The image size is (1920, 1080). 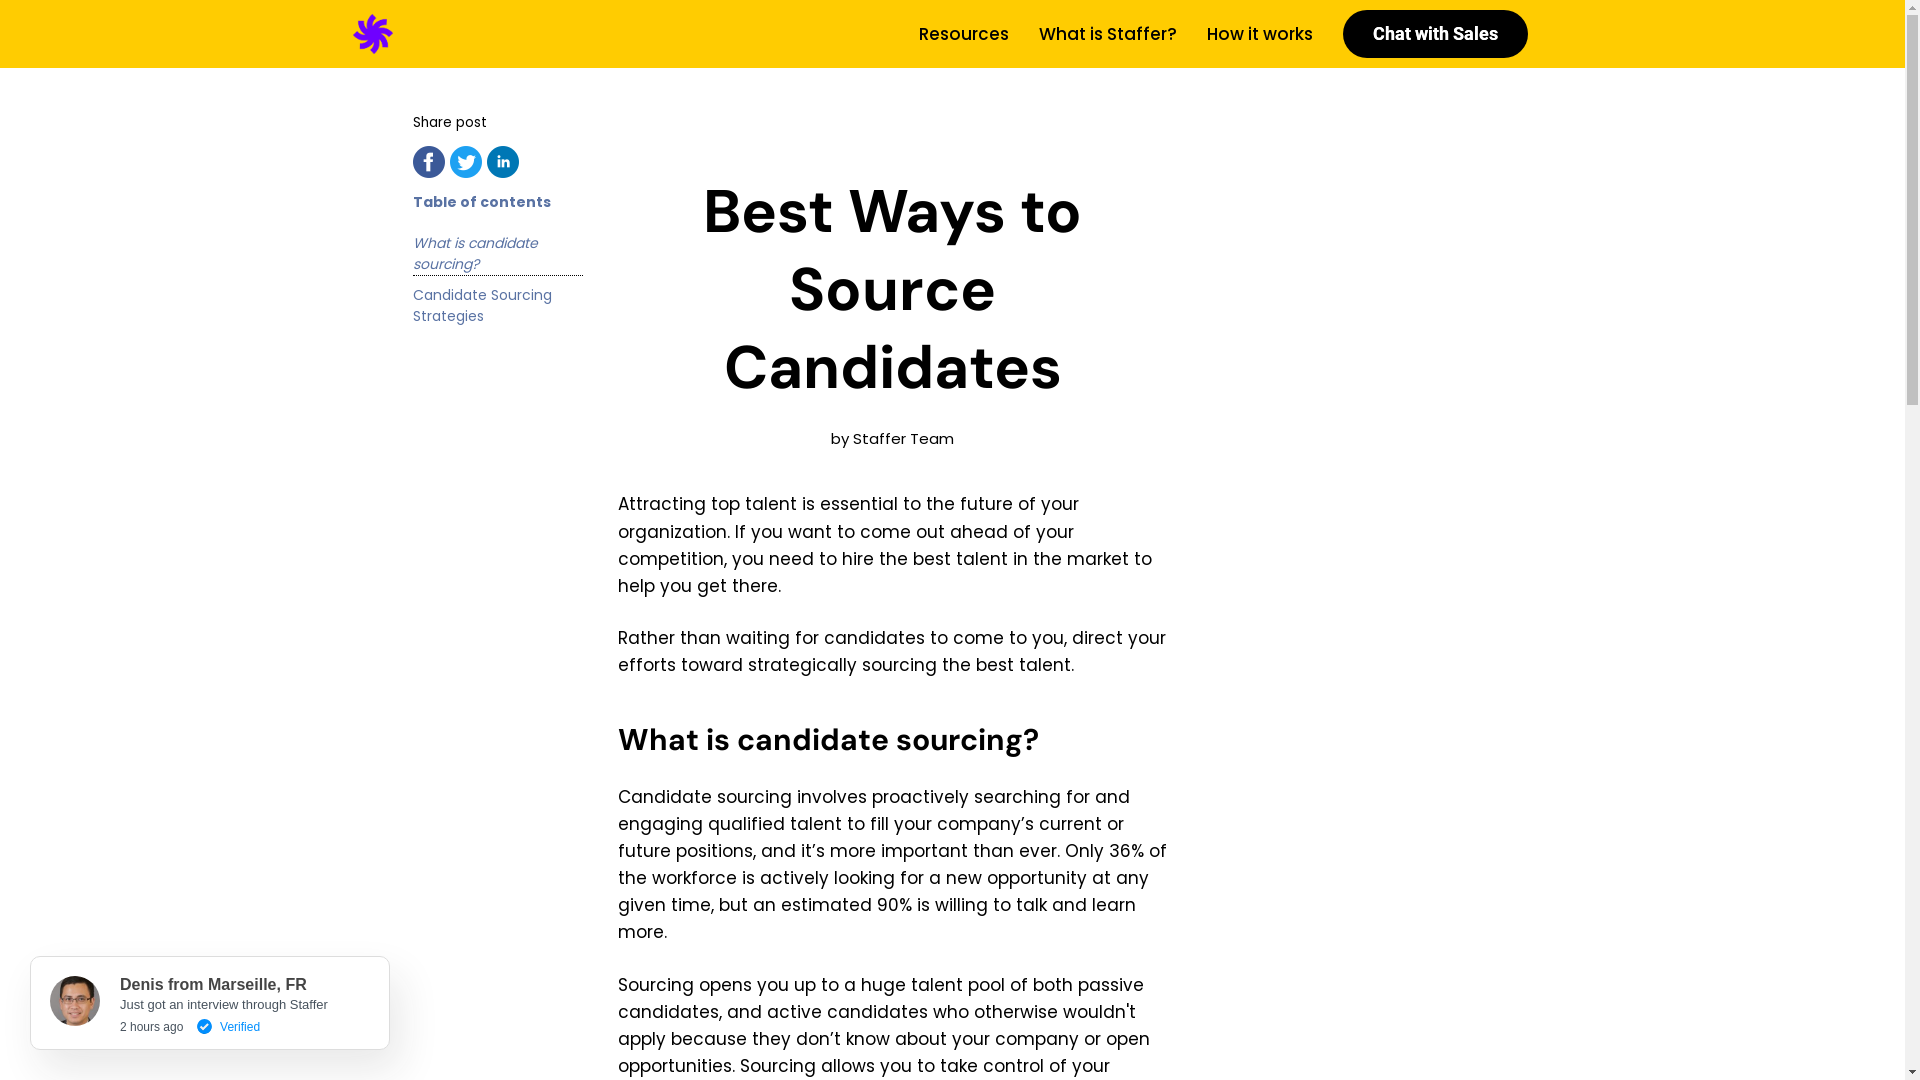 I want to click on 'Resources', so click(x=963, y=34).